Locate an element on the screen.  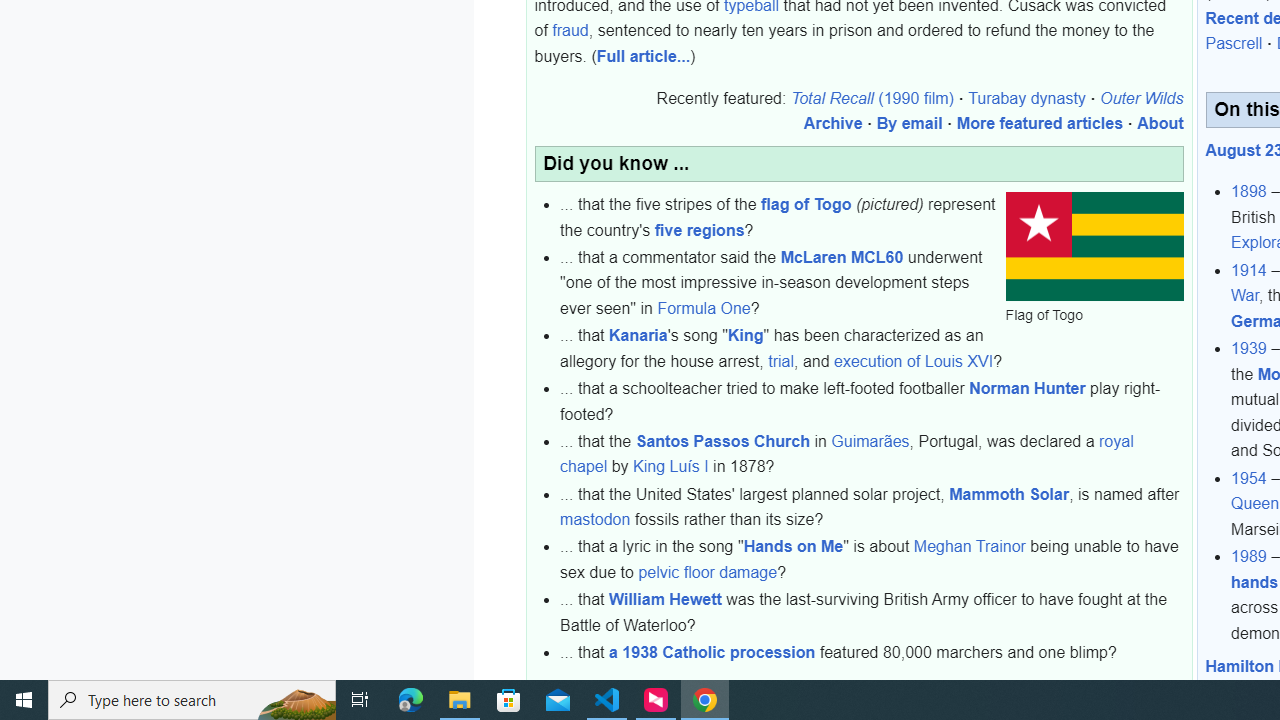
'1939' is located at coordinates (1248, 347).